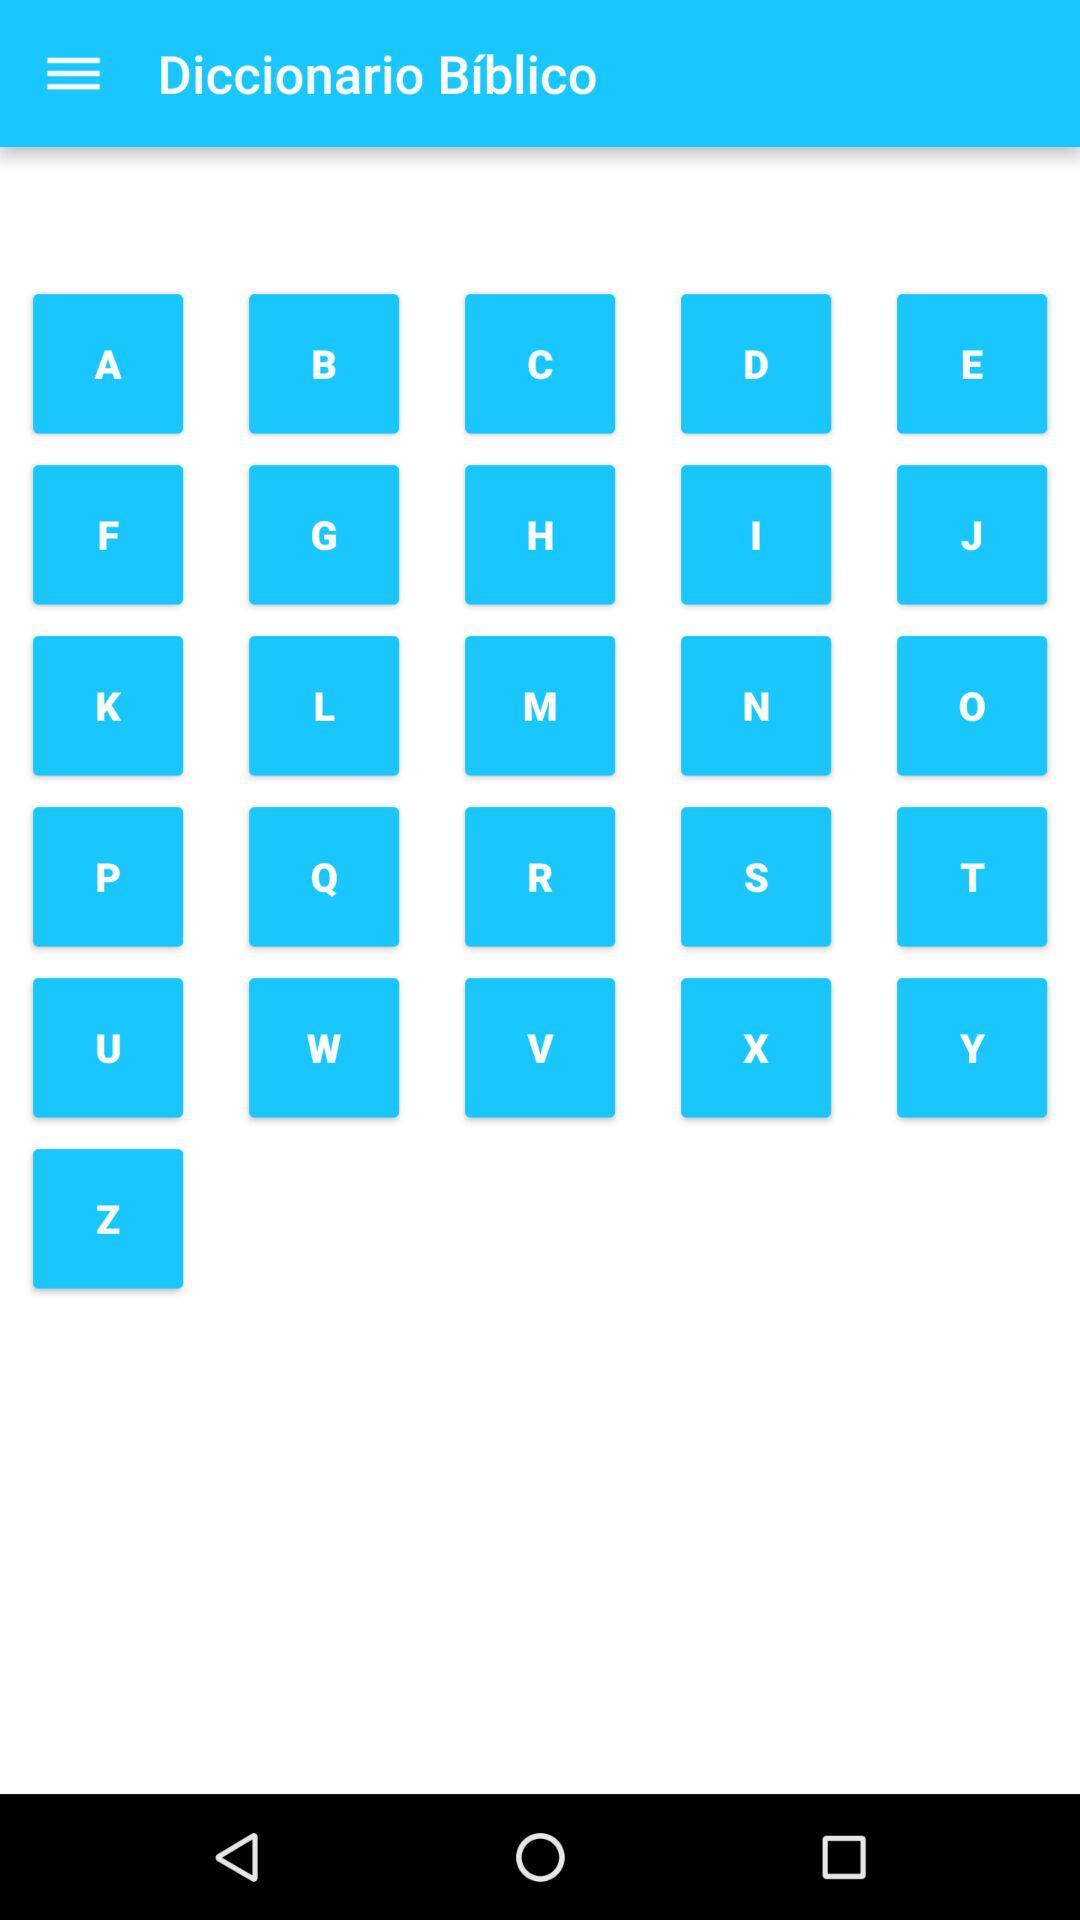 The width and height of the screenshot is (1080, 1920). I want to click on the v button, so click(540, 1046).